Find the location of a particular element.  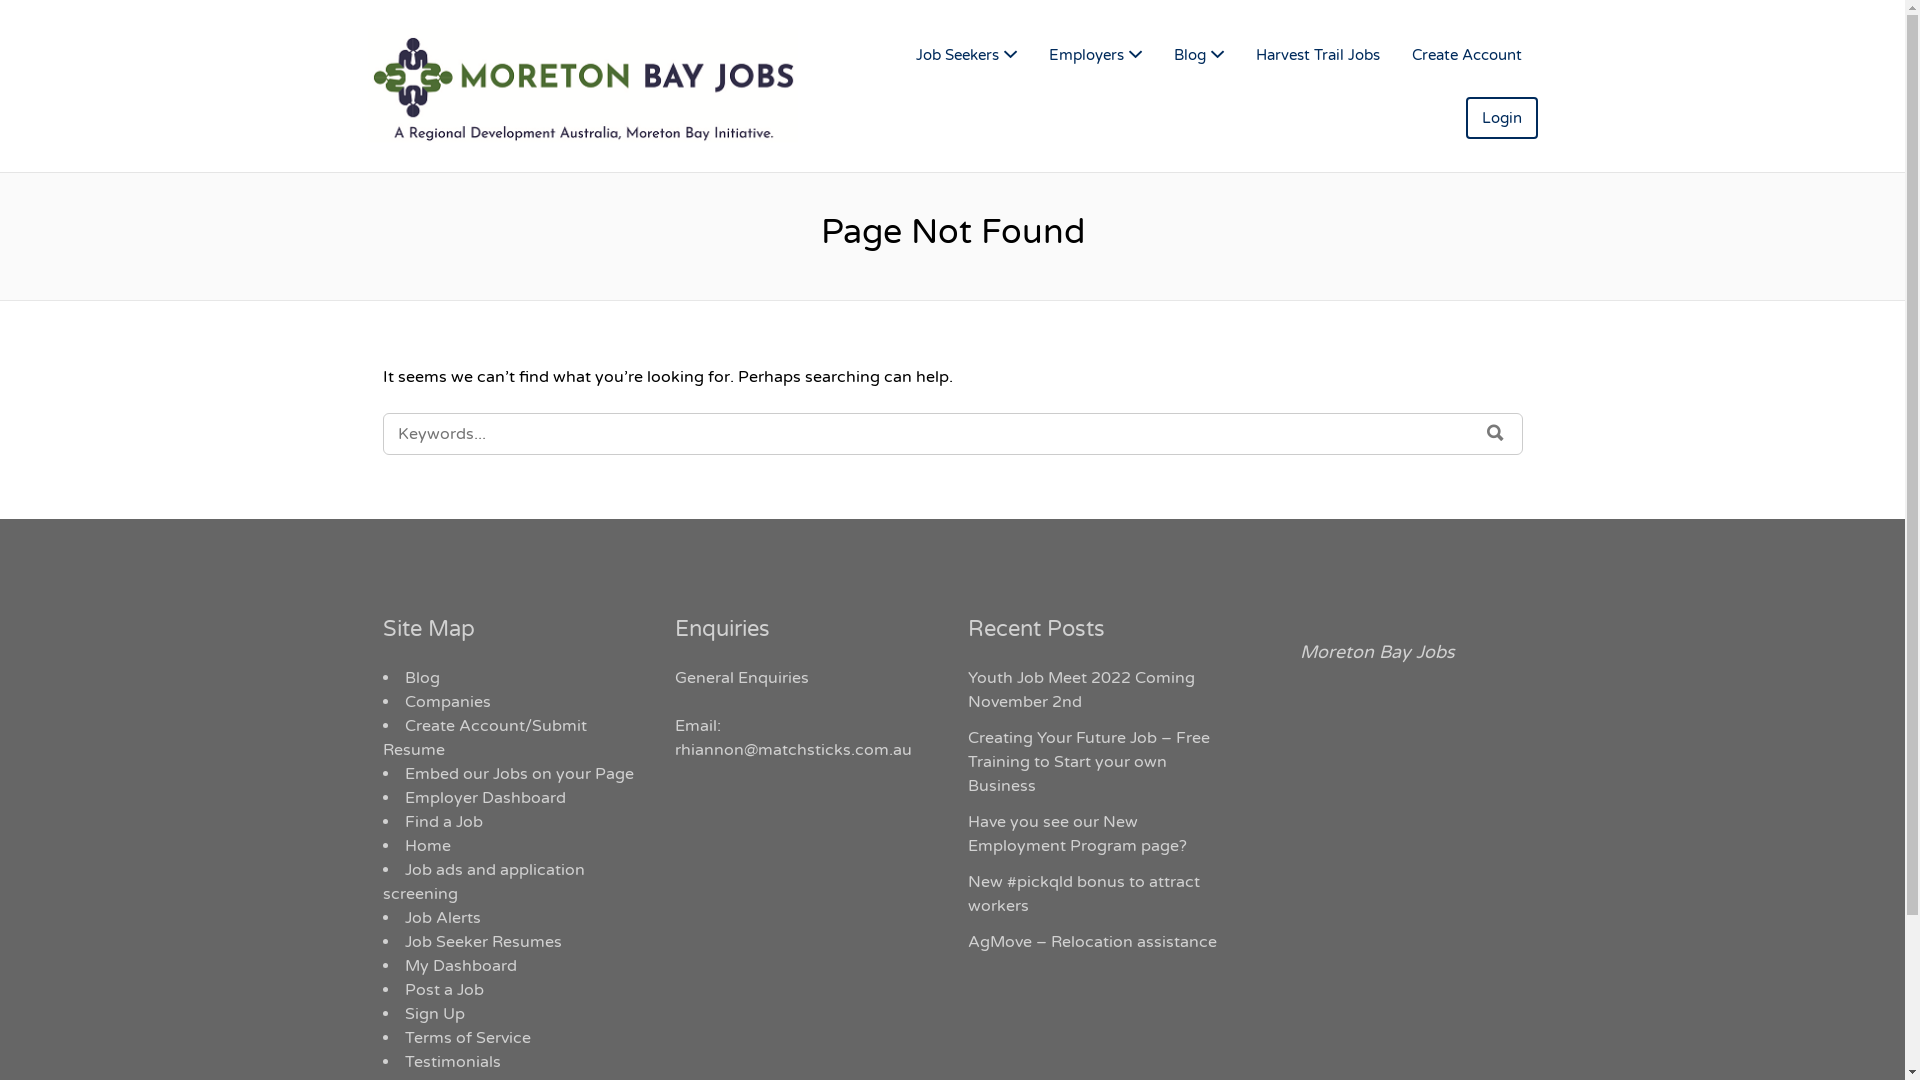

'MORETON BAY JOBS' is located at coordinates (600, 85).